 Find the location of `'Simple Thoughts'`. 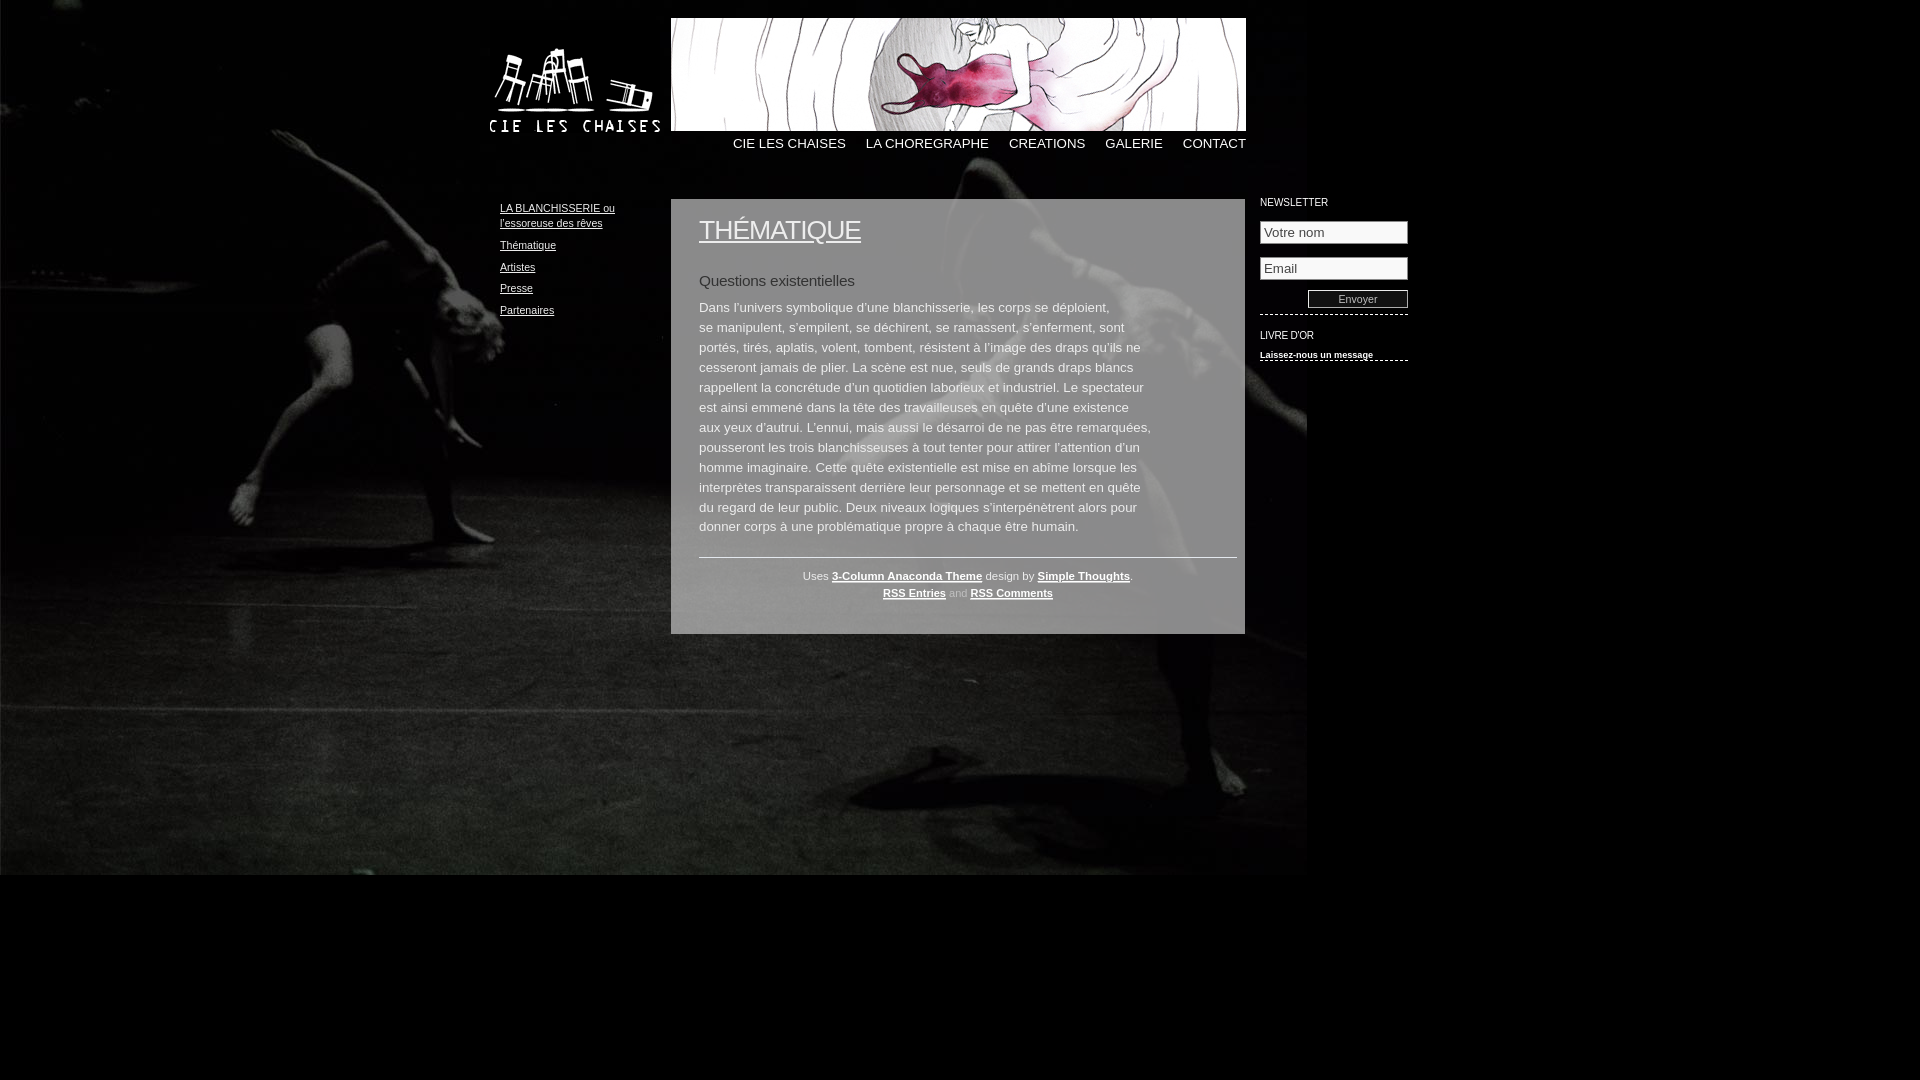

'Simple Thoughts' is located at coordinates (1083, 576).